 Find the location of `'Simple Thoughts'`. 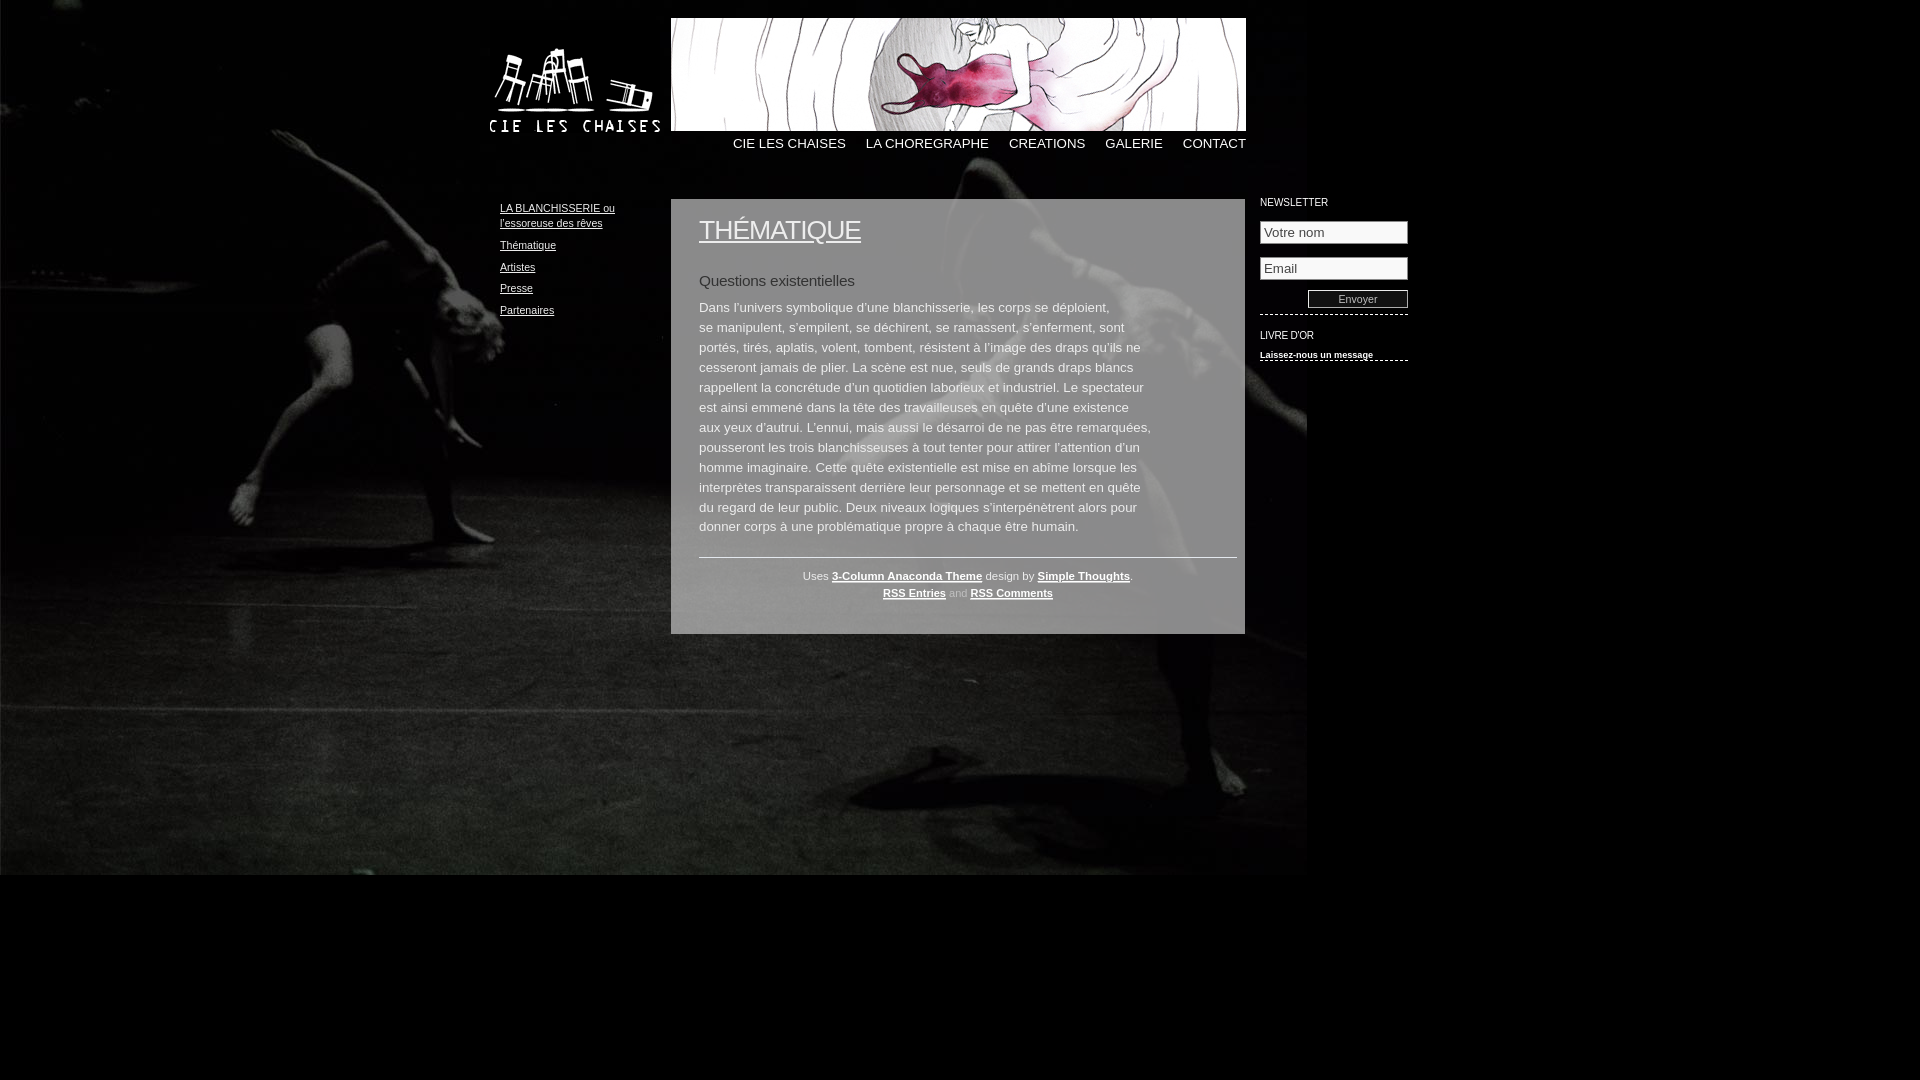

'Simple Thoughts' is located at coordinates (1083, 576).